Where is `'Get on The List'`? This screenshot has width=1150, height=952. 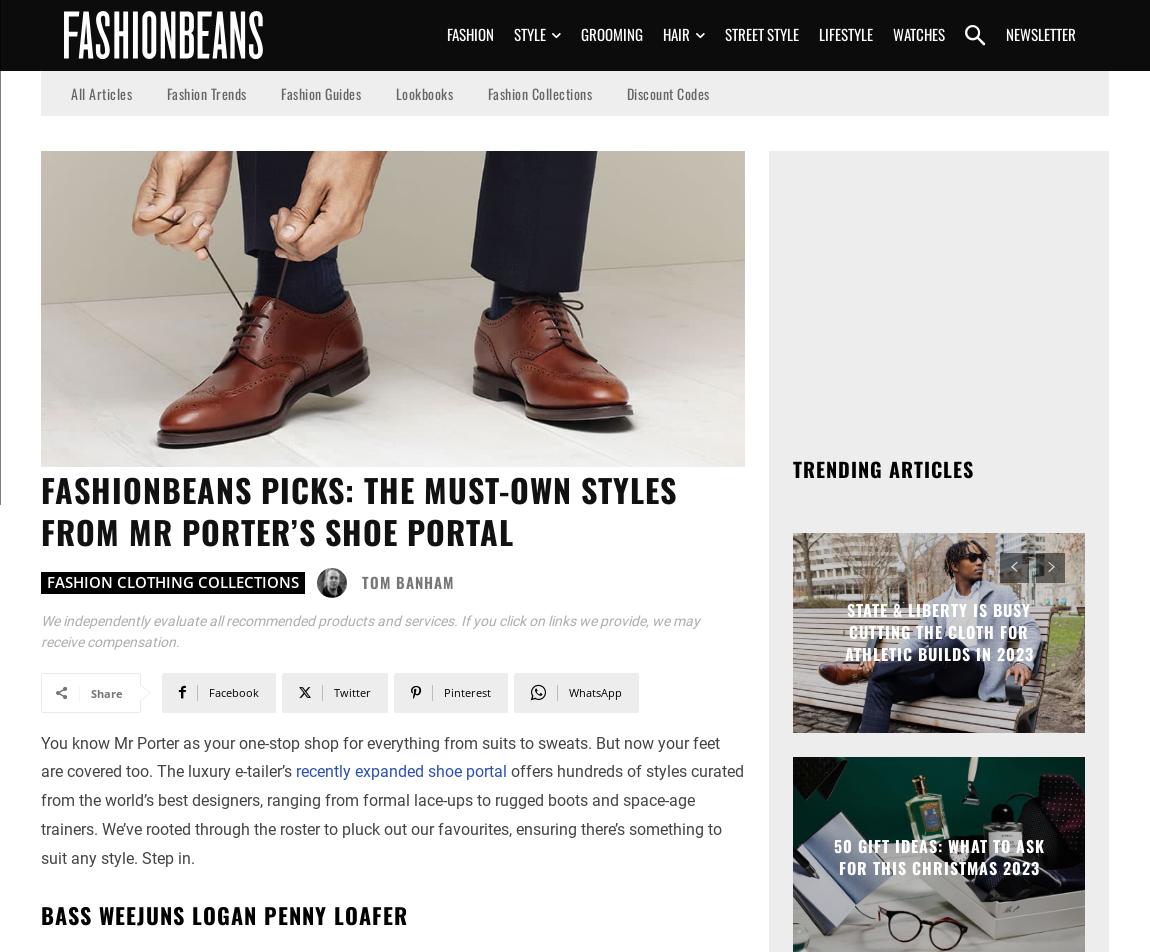 'Get on The List' is located at coordinates (564, 809).